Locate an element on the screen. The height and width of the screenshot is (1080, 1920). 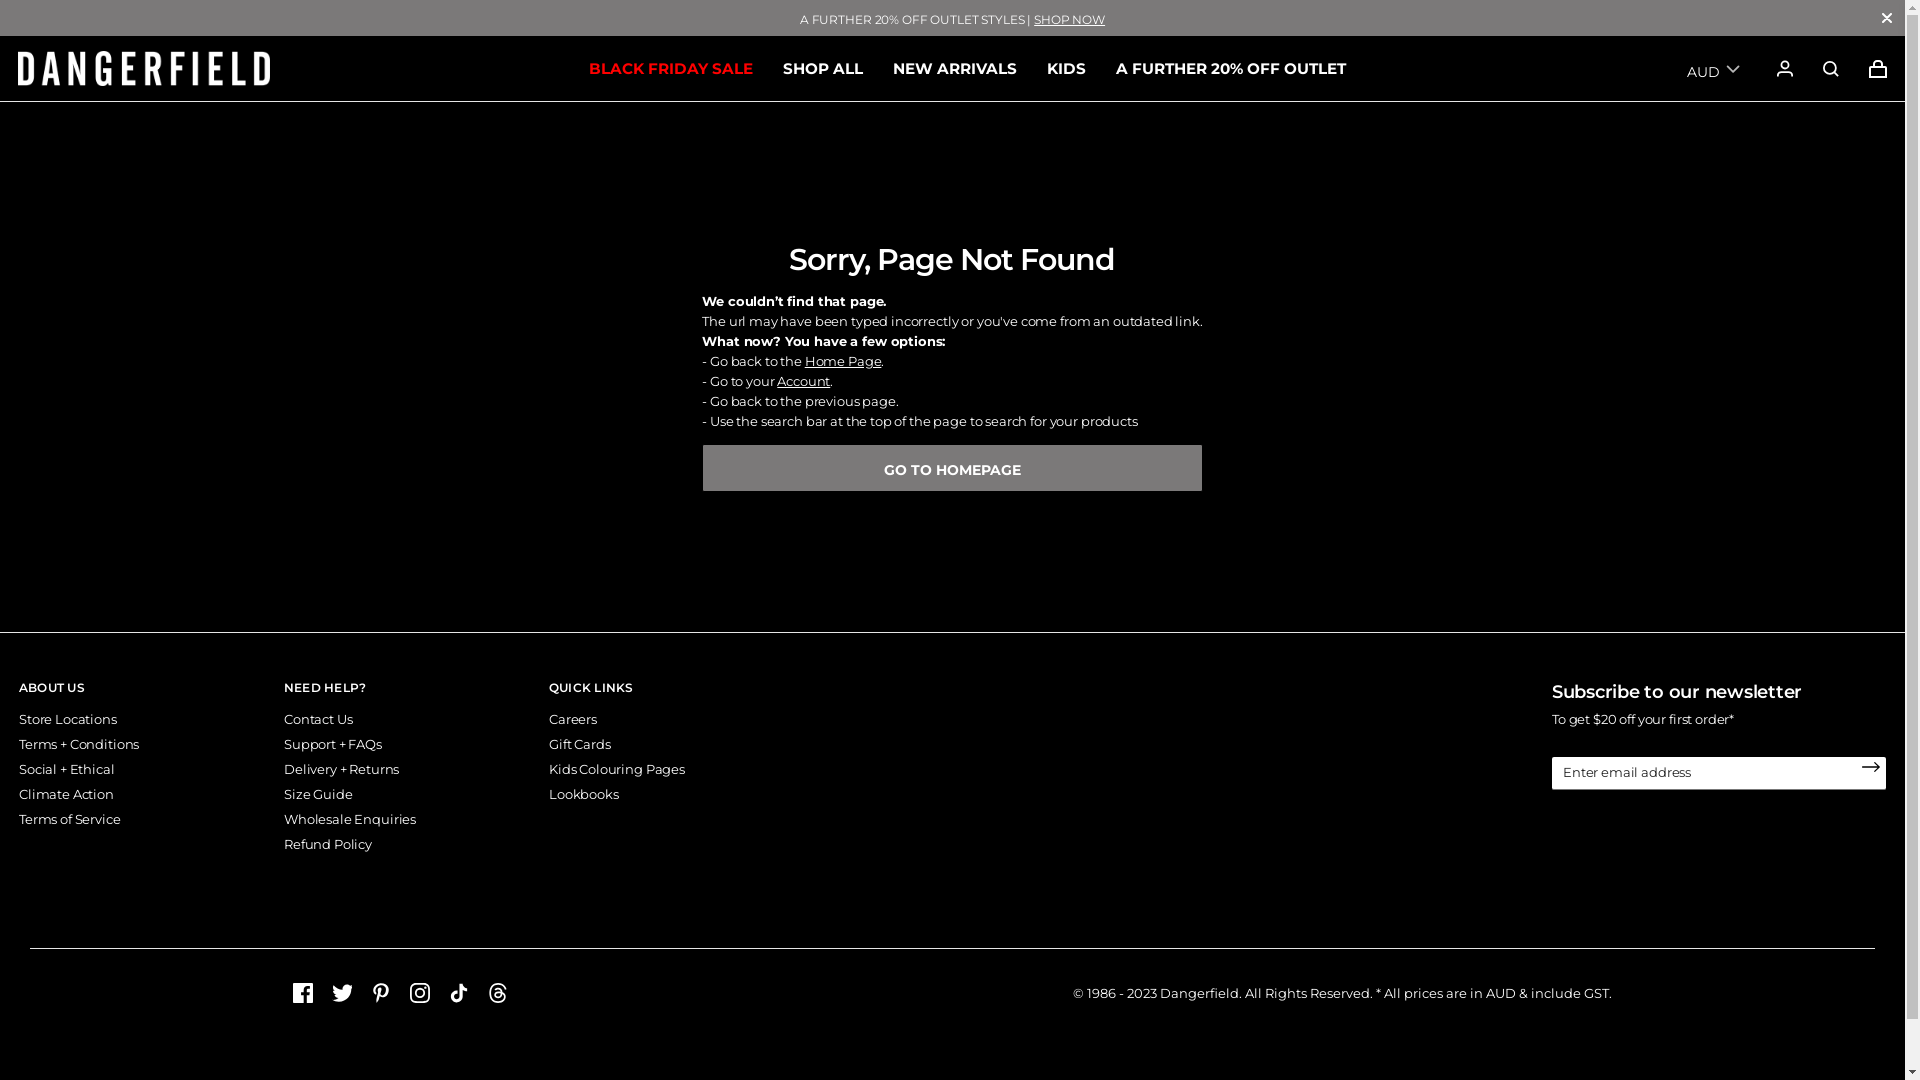
'Contact Us' is located at coordinates (317, 717).